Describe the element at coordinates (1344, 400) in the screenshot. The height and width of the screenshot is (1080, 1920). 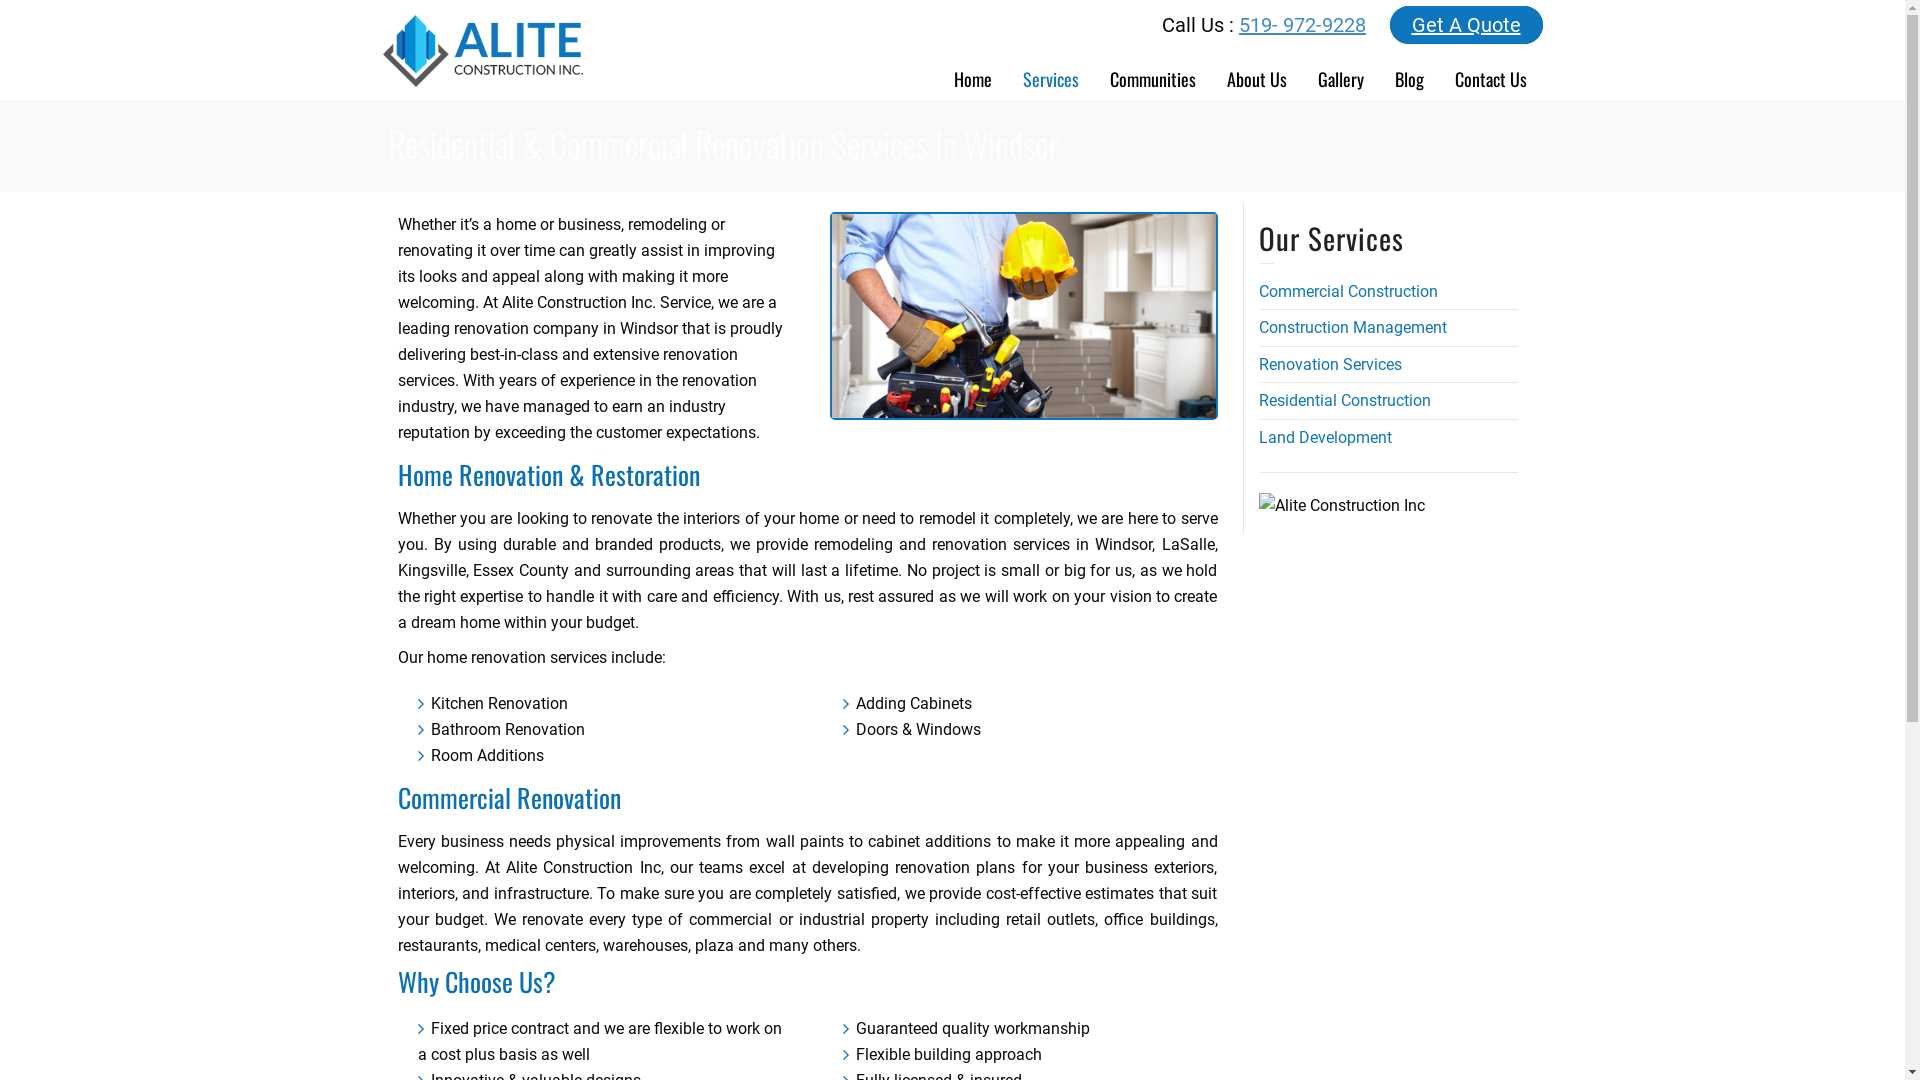
I see `'Residential Construction'` at that location.